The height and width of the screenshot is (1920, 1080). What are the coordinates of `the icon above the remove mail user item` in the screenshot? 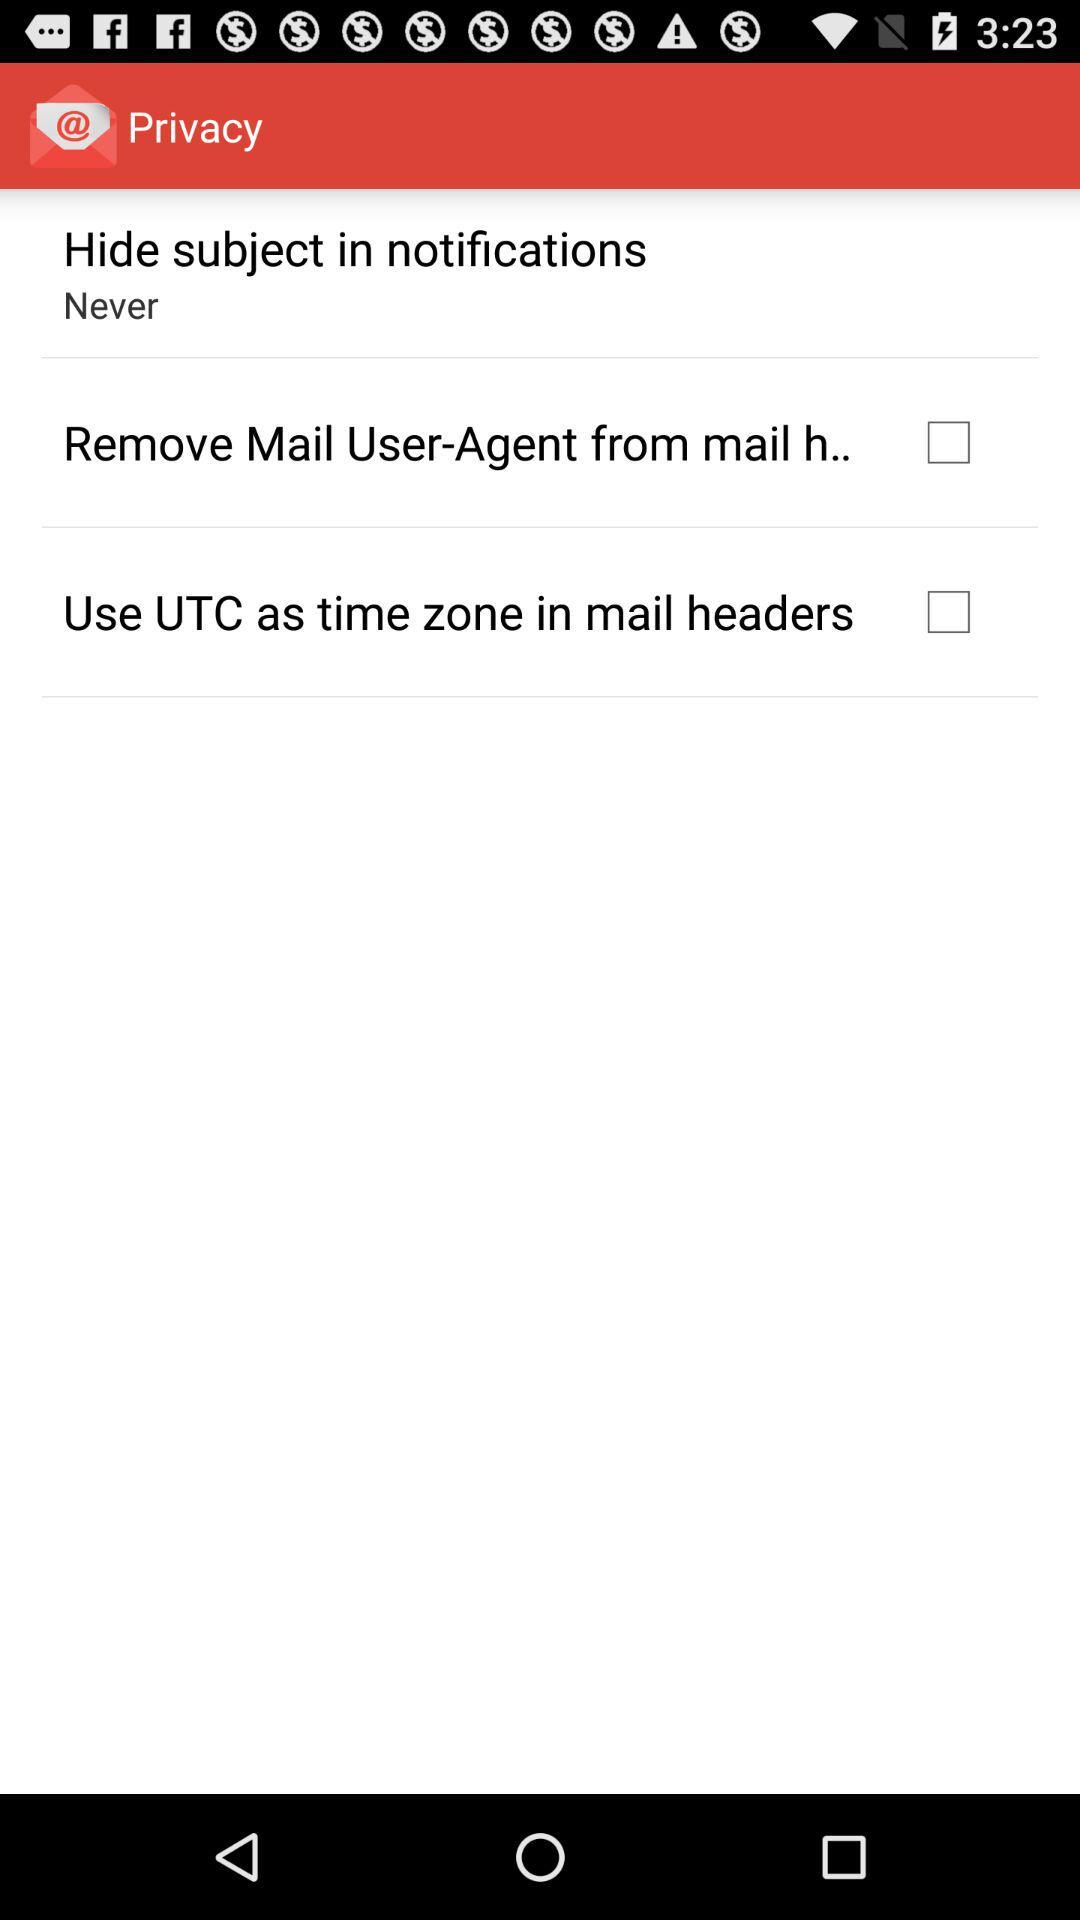 It's located at (111, 303).